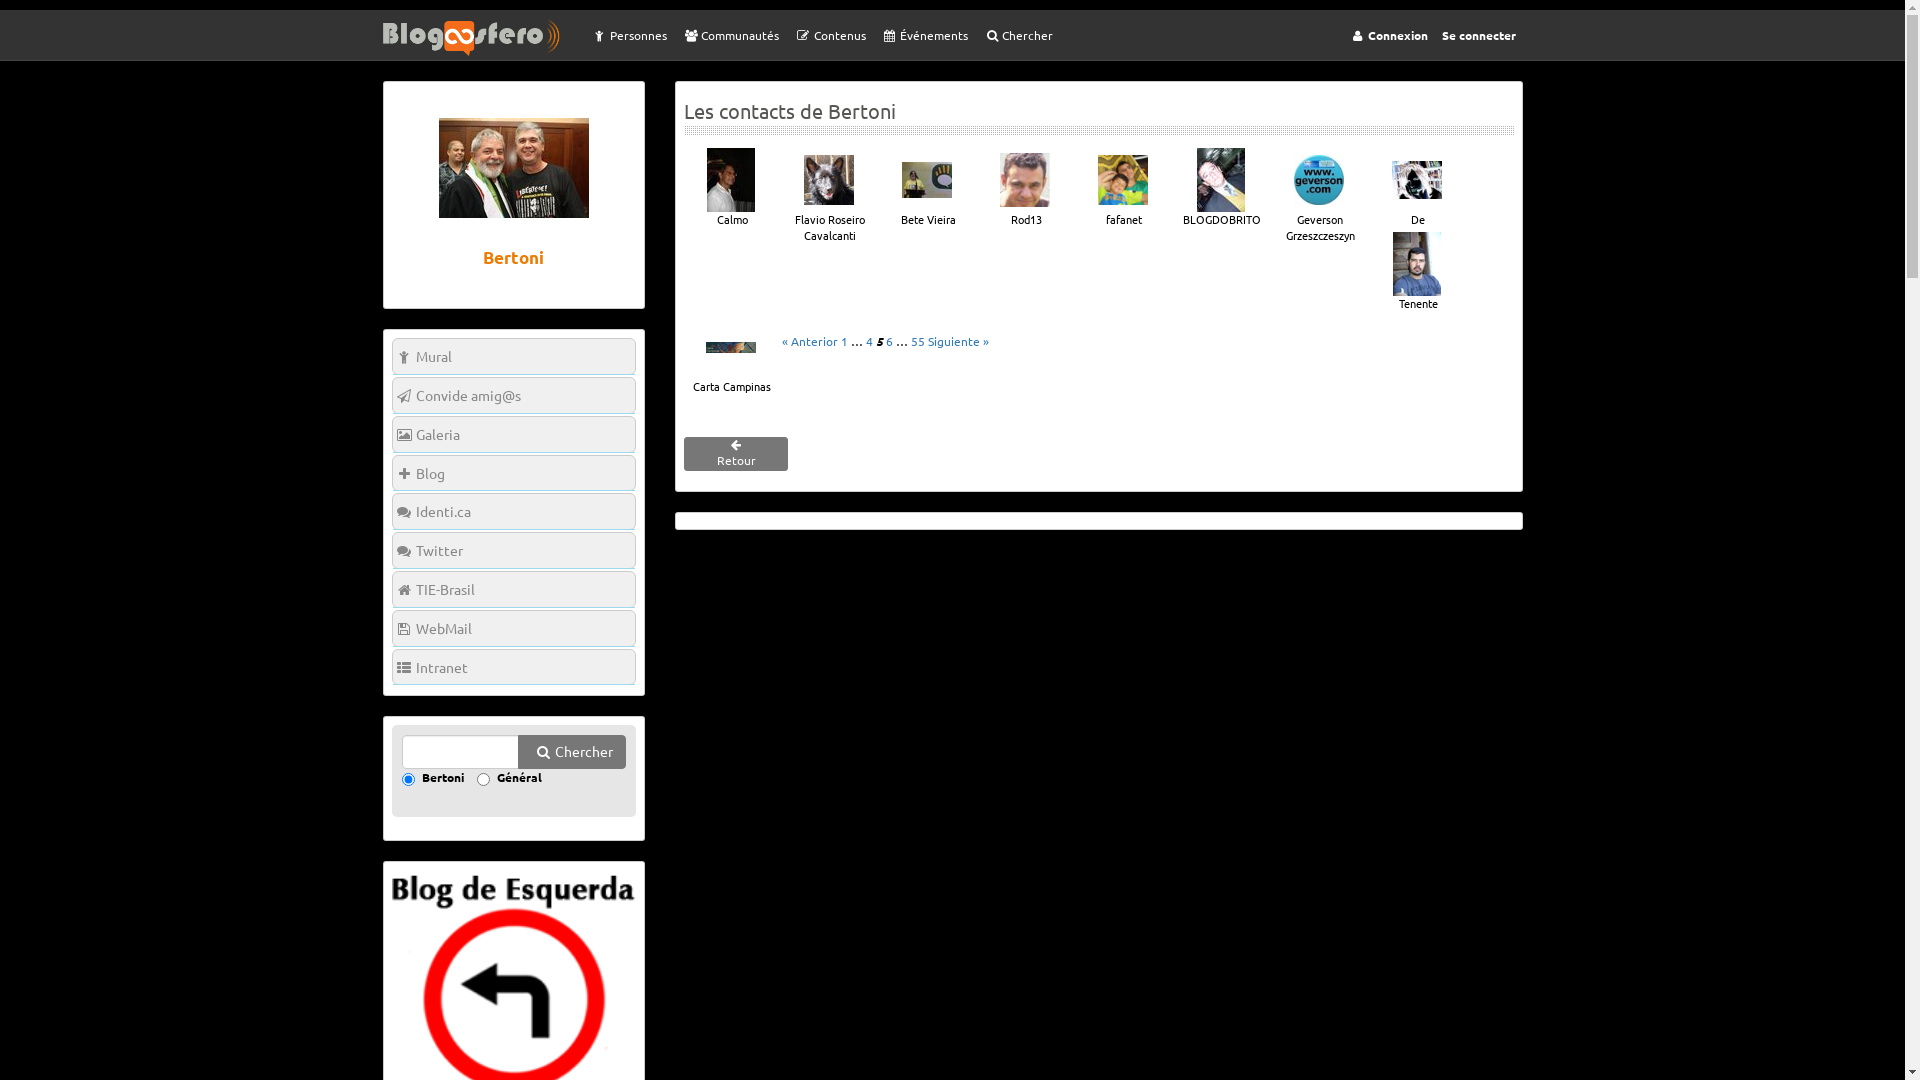 This screenshot has height=1080, width=1920. Describe the element at coordinates (513, 395) in the screenshot. I see `'Convide amig@s'` at that location.